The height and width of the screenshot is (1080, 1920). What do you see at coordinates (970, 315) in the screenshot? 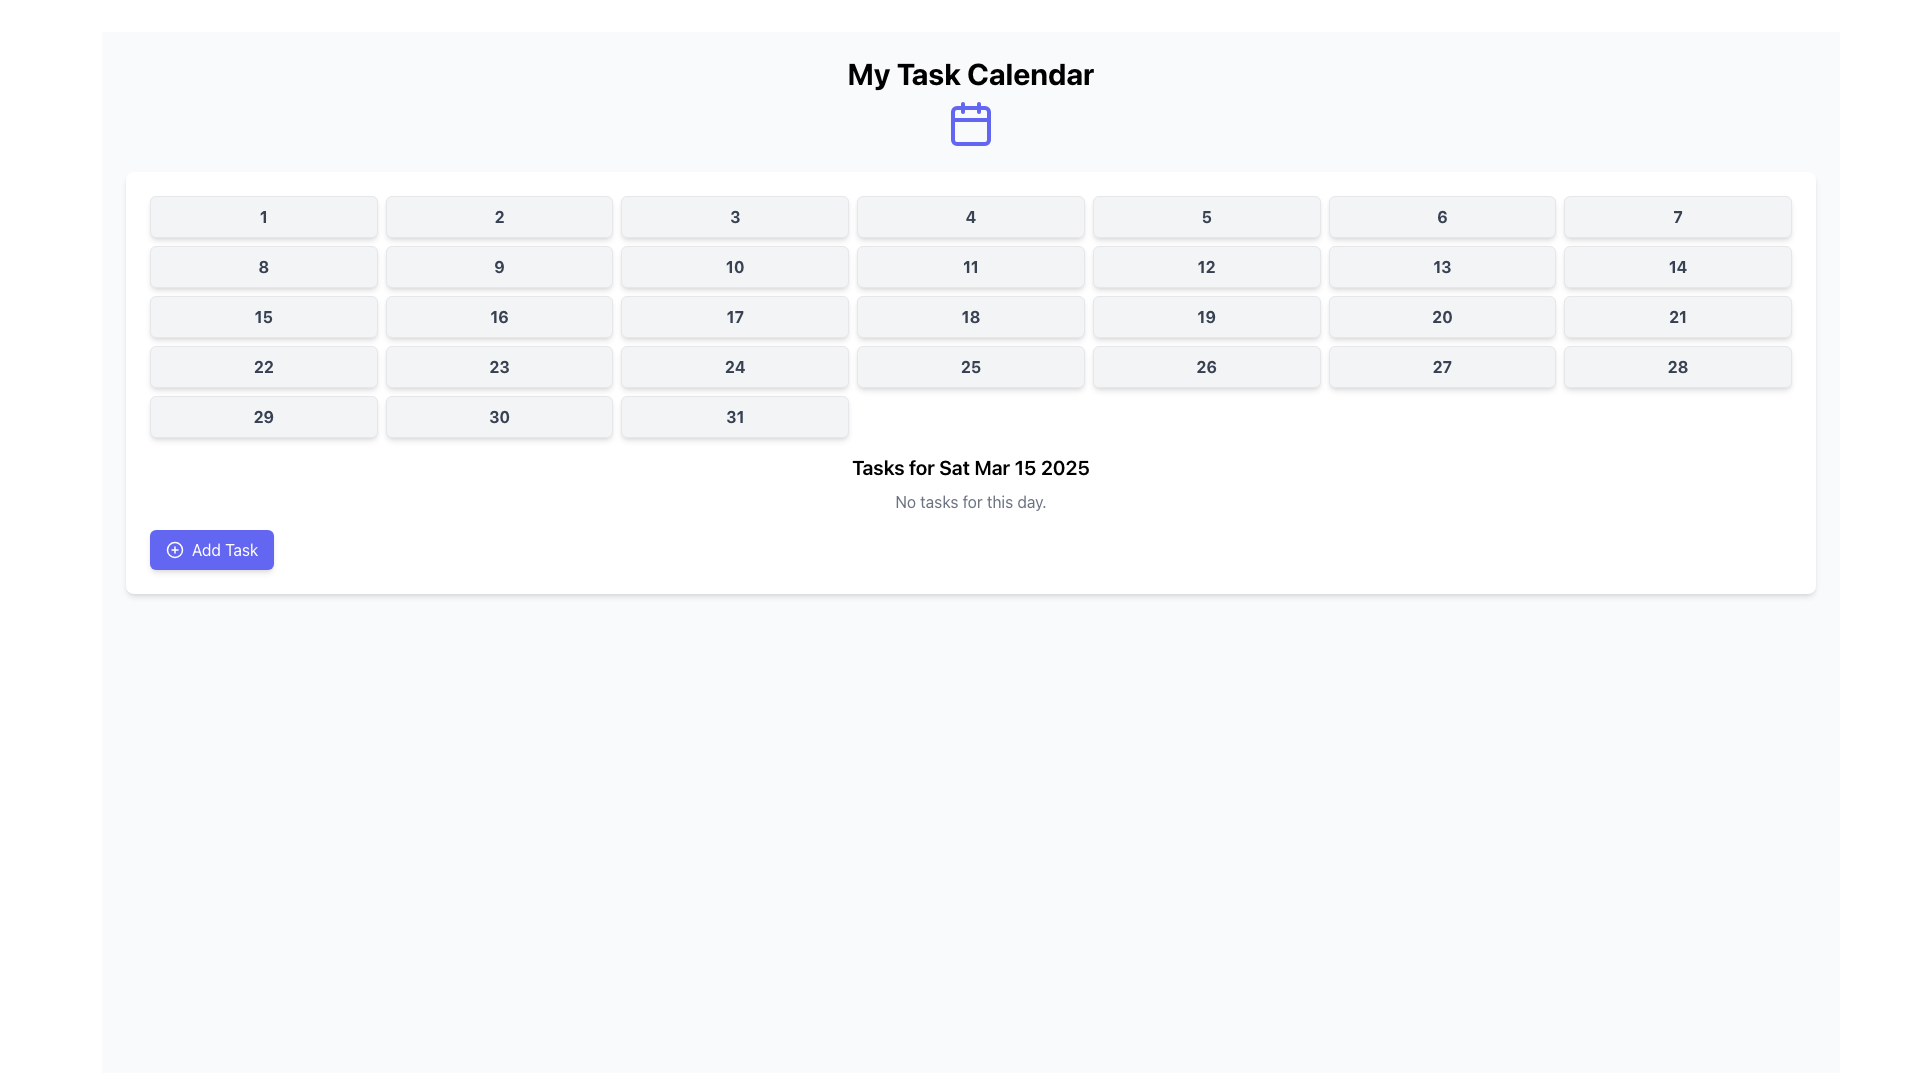
I see `the calendar date button representing the 18th, located in the third row and fourth column of the grid layout` at bounding box center [970, 315].